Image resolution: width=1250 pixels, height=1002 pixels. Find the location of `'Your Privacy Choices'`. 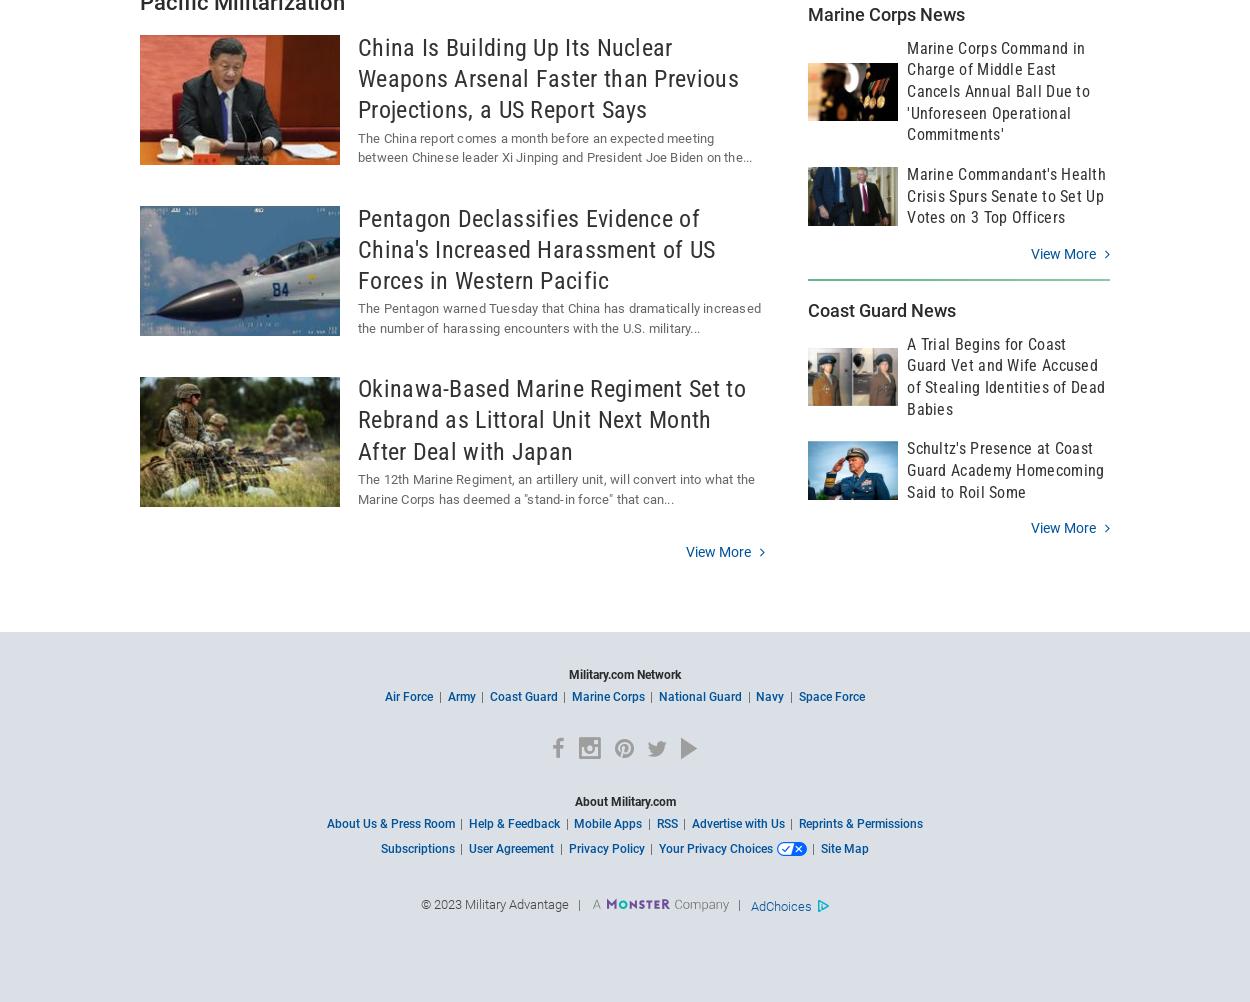

'Your Privacy Choices' is located at coordinates (658, 847).